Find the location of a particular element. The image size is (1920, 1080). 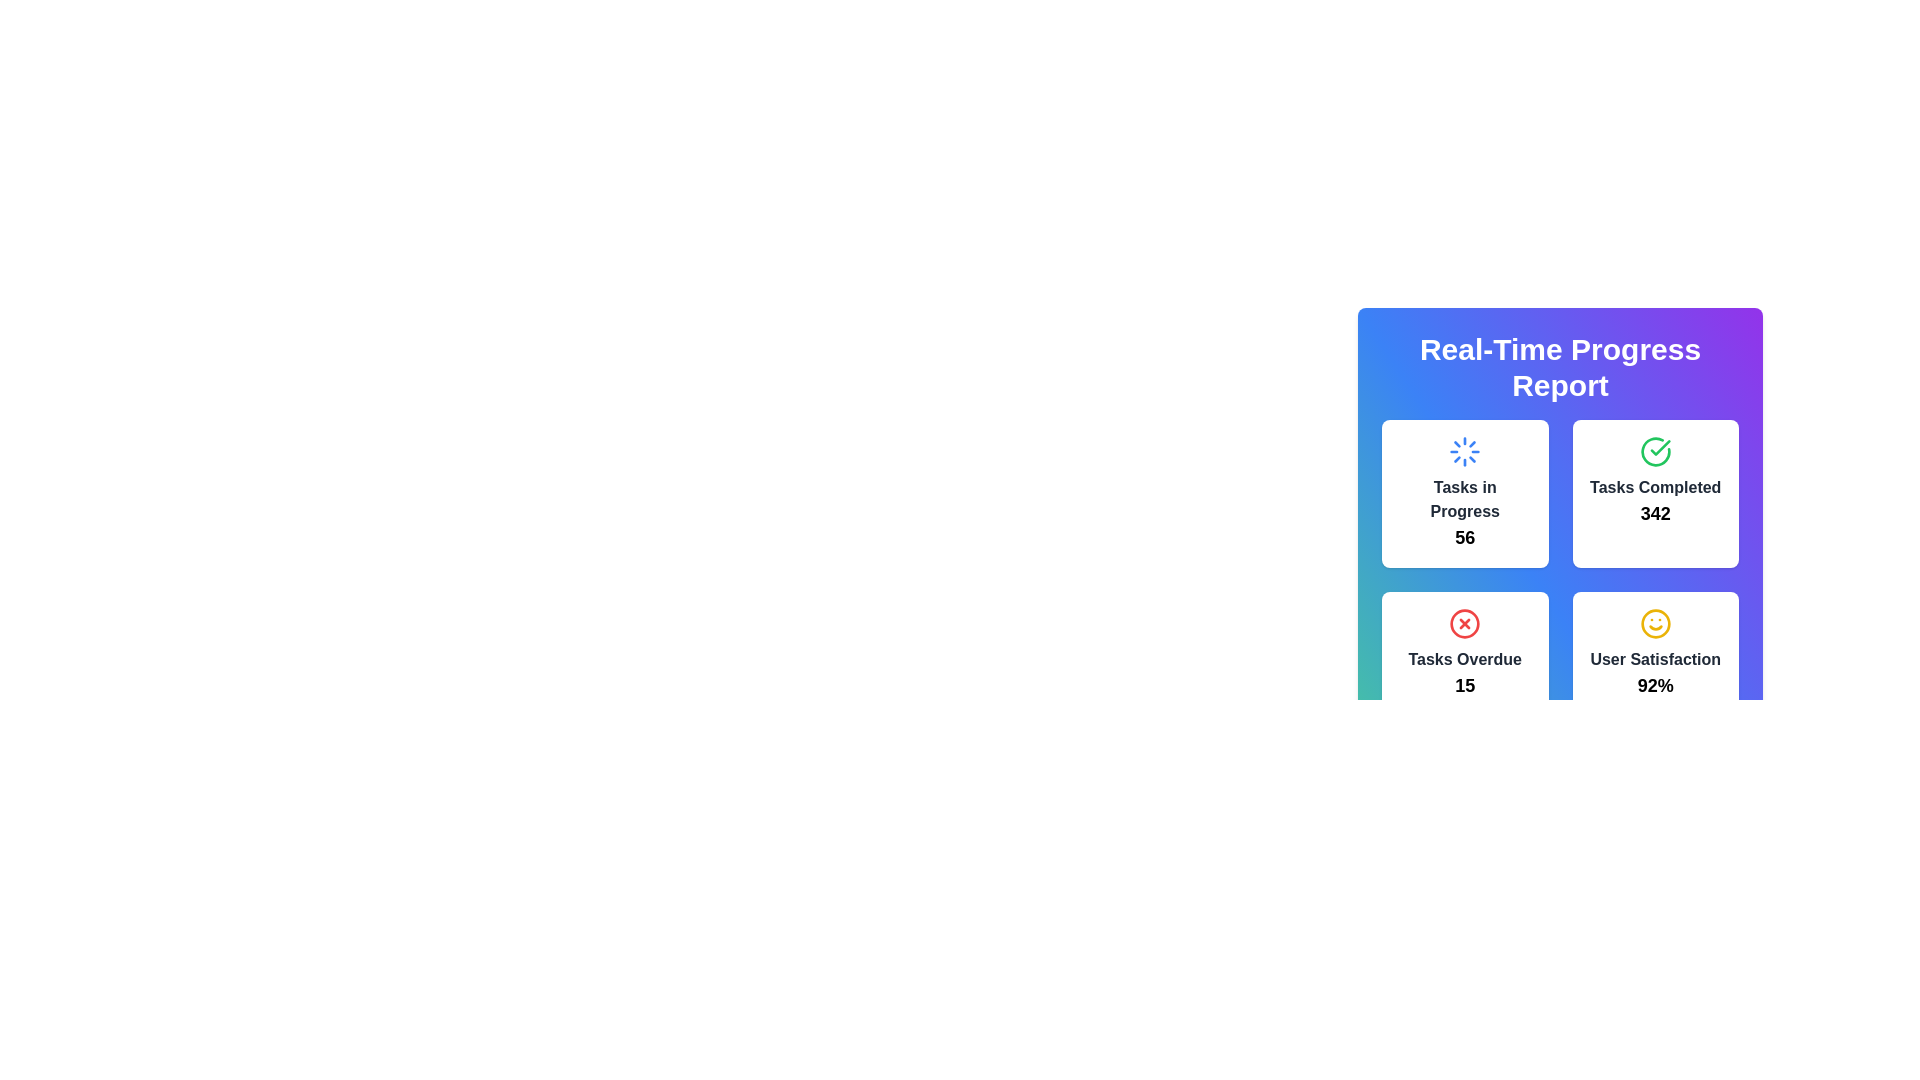

the text block with the words 'User Satisfaction' and a yellow smiling face icon, which is located in the bottom-right corner of the 'Real-Time Progress Report' section is located at coordinates (1655, 654).